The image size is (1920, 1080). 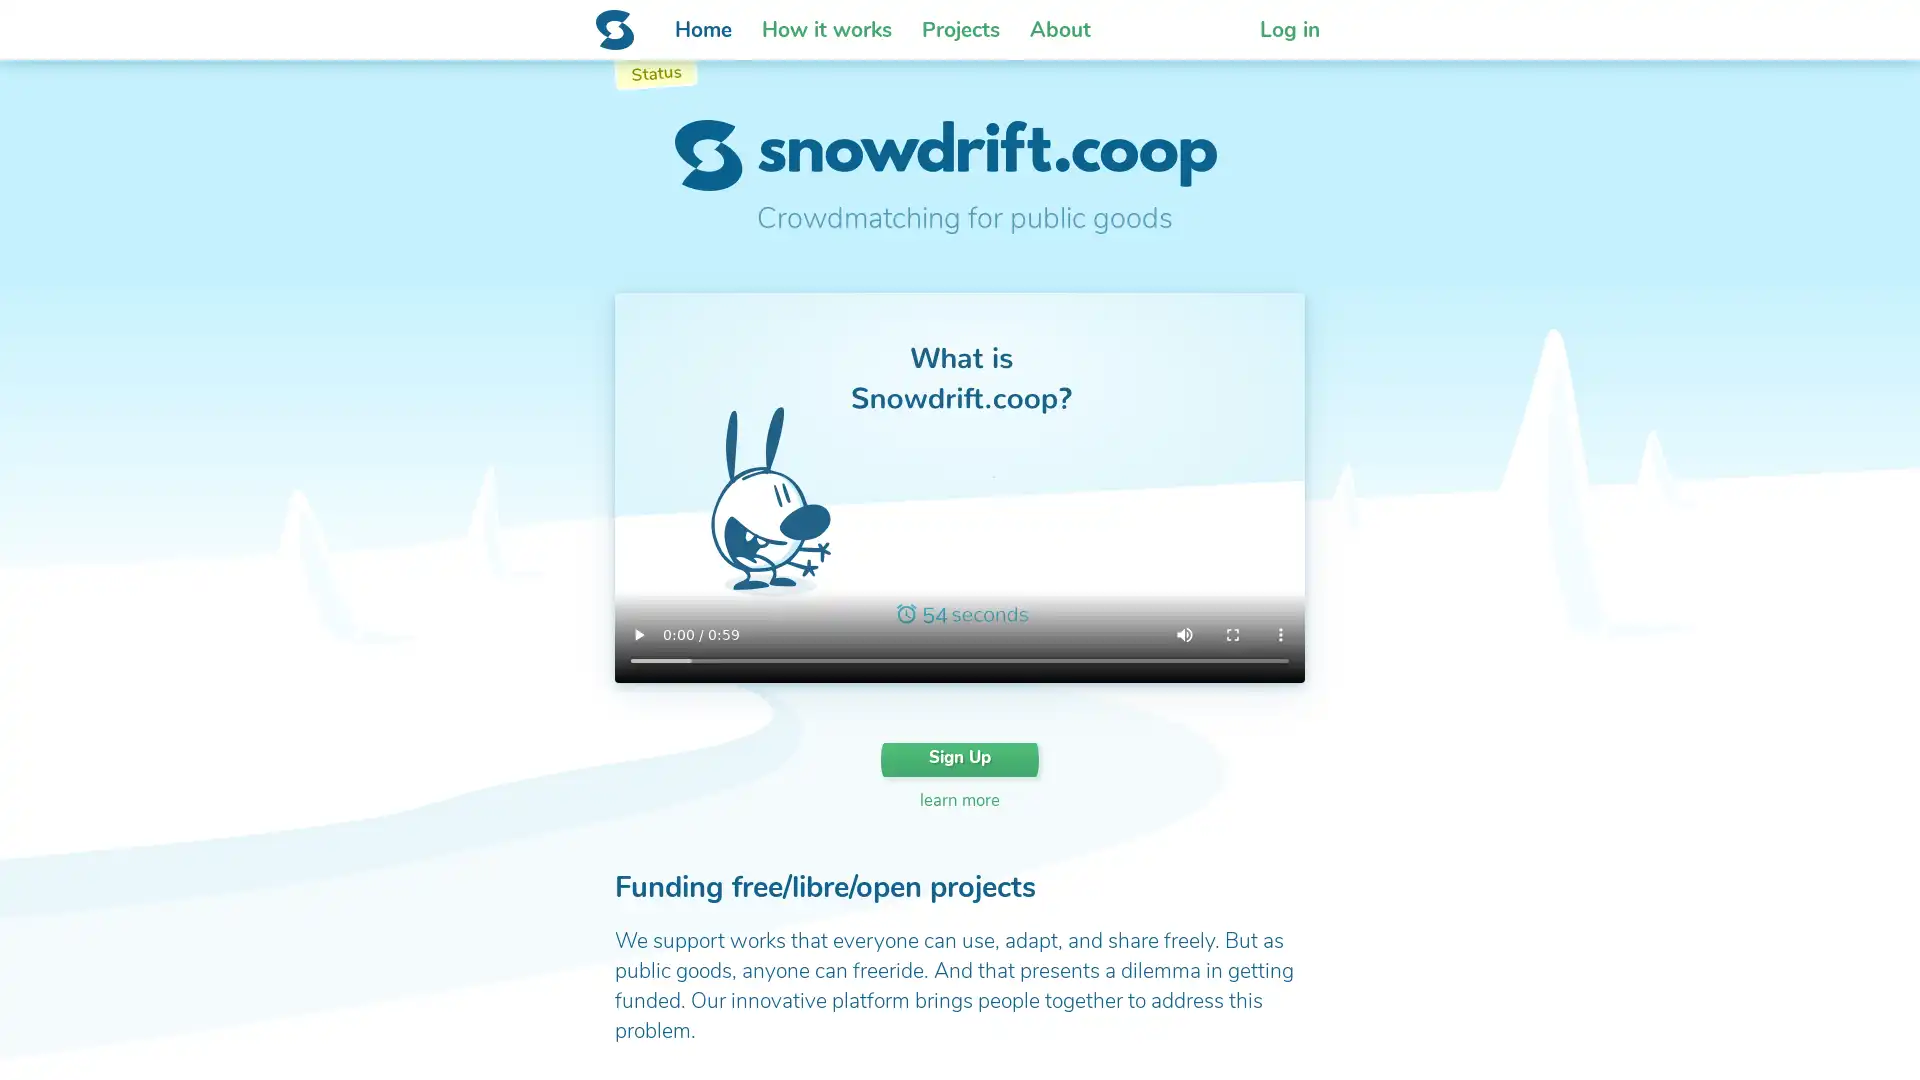 I want to click on mute, so click(x=1185, y=635).